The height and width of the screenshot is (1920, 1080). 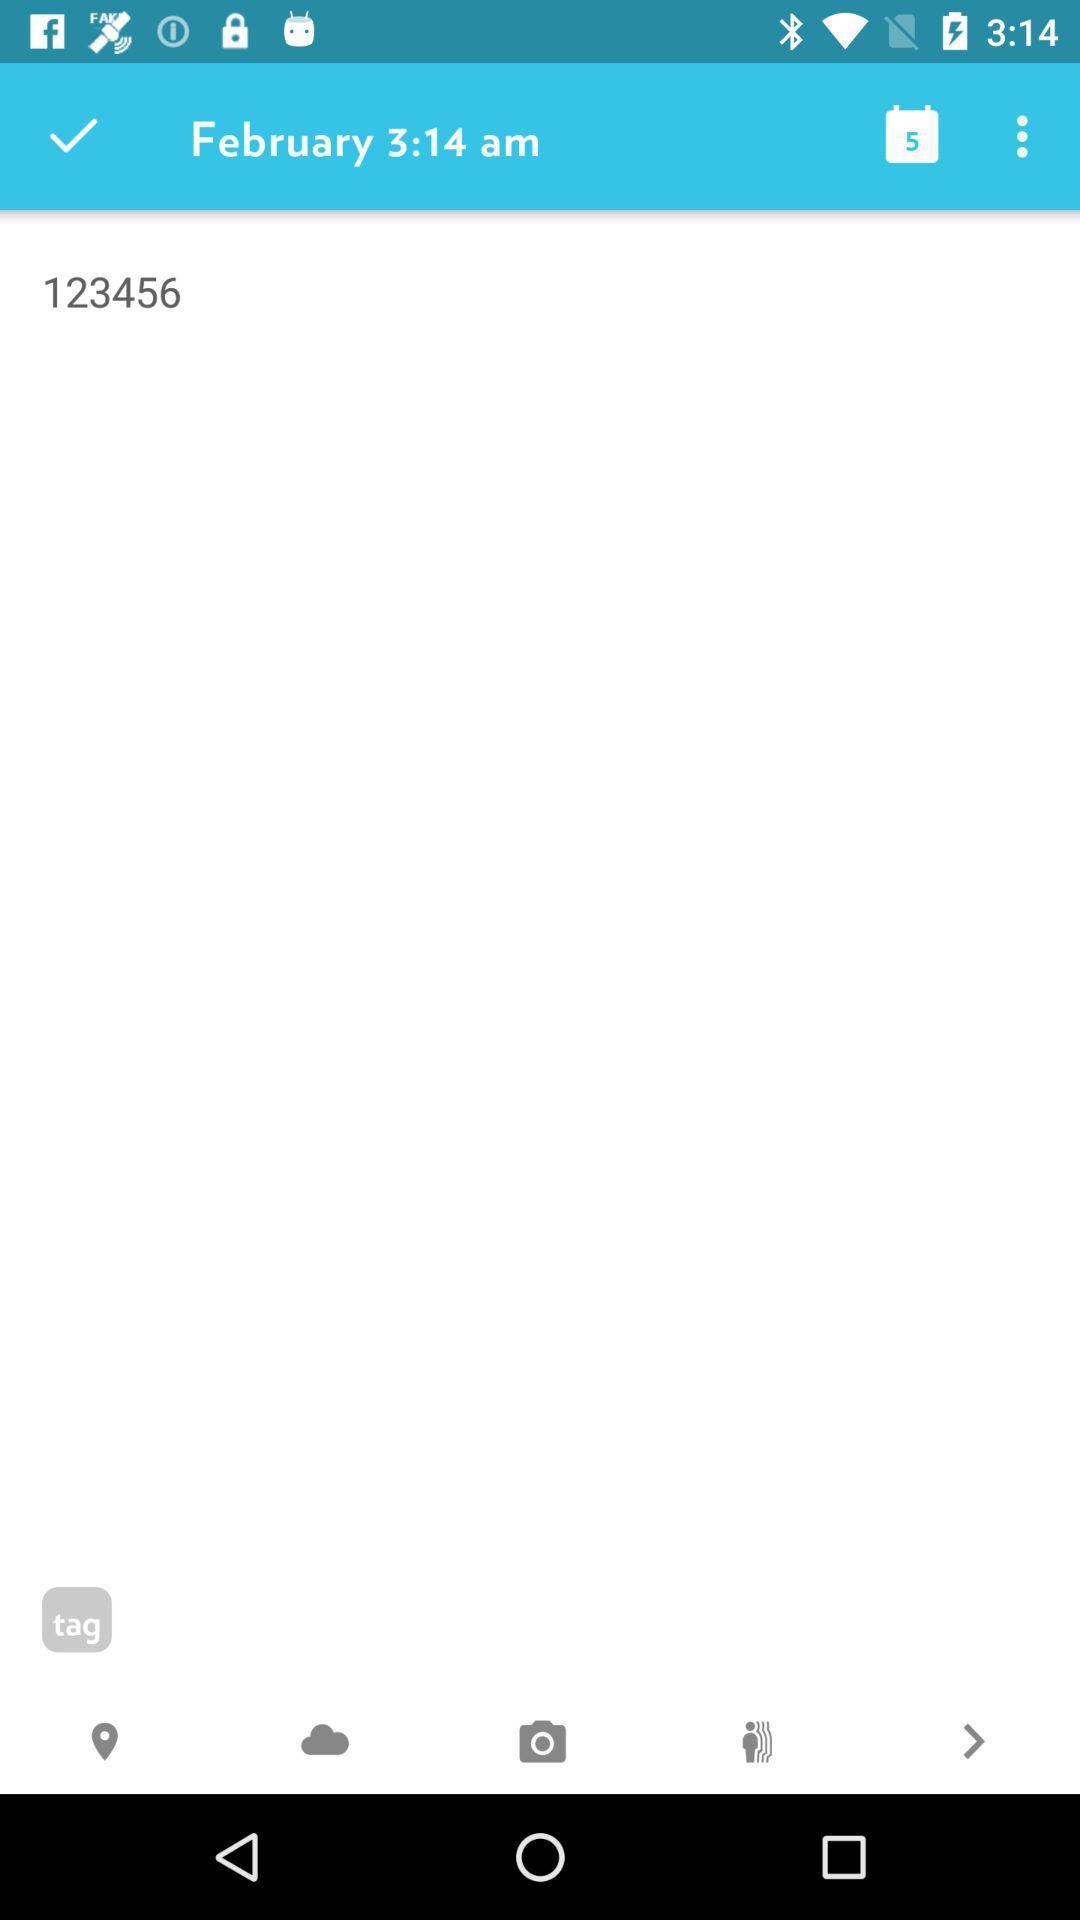 I want to click on the 0, so click(x=756, y=1743).